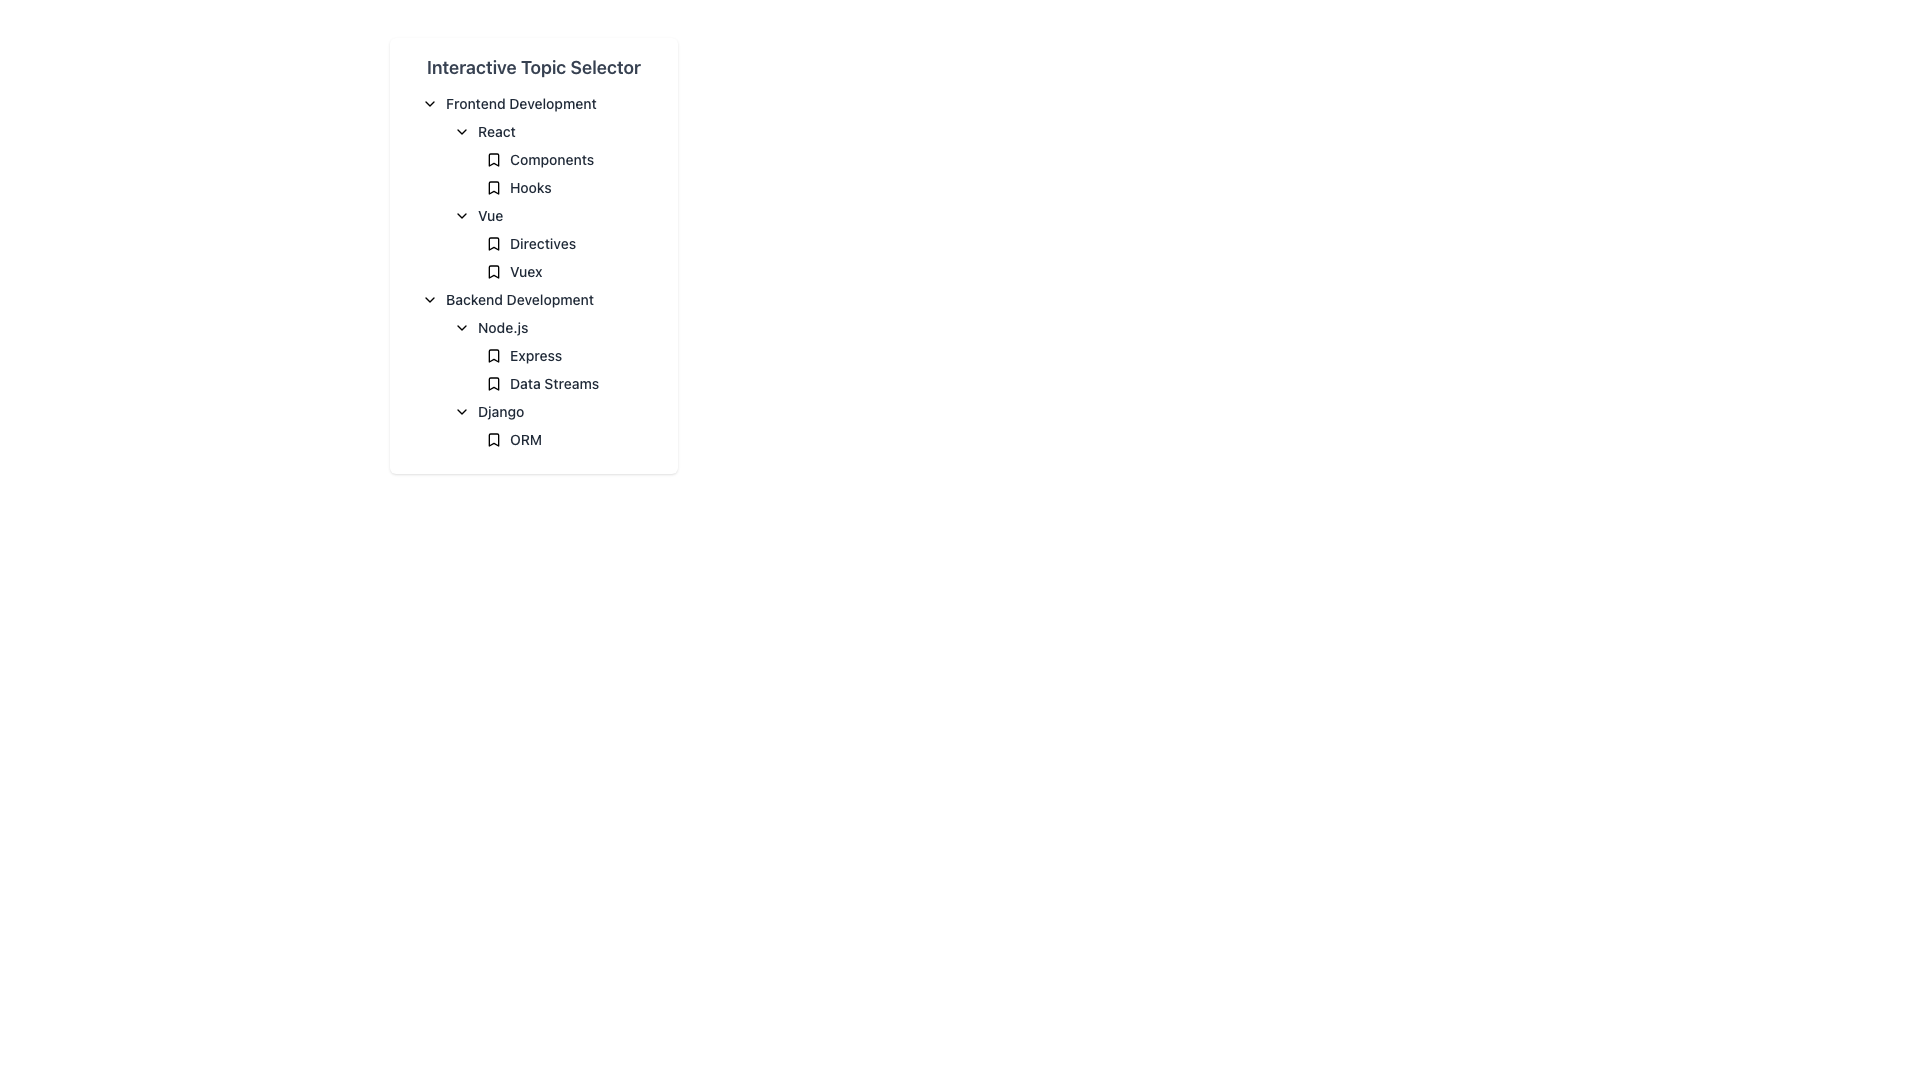 This screenshot has width=1920, height=1080. I want to click on the clickable icon to the left of the 'Node.js' text in the 'Backend Development' section, so click(460, 326).